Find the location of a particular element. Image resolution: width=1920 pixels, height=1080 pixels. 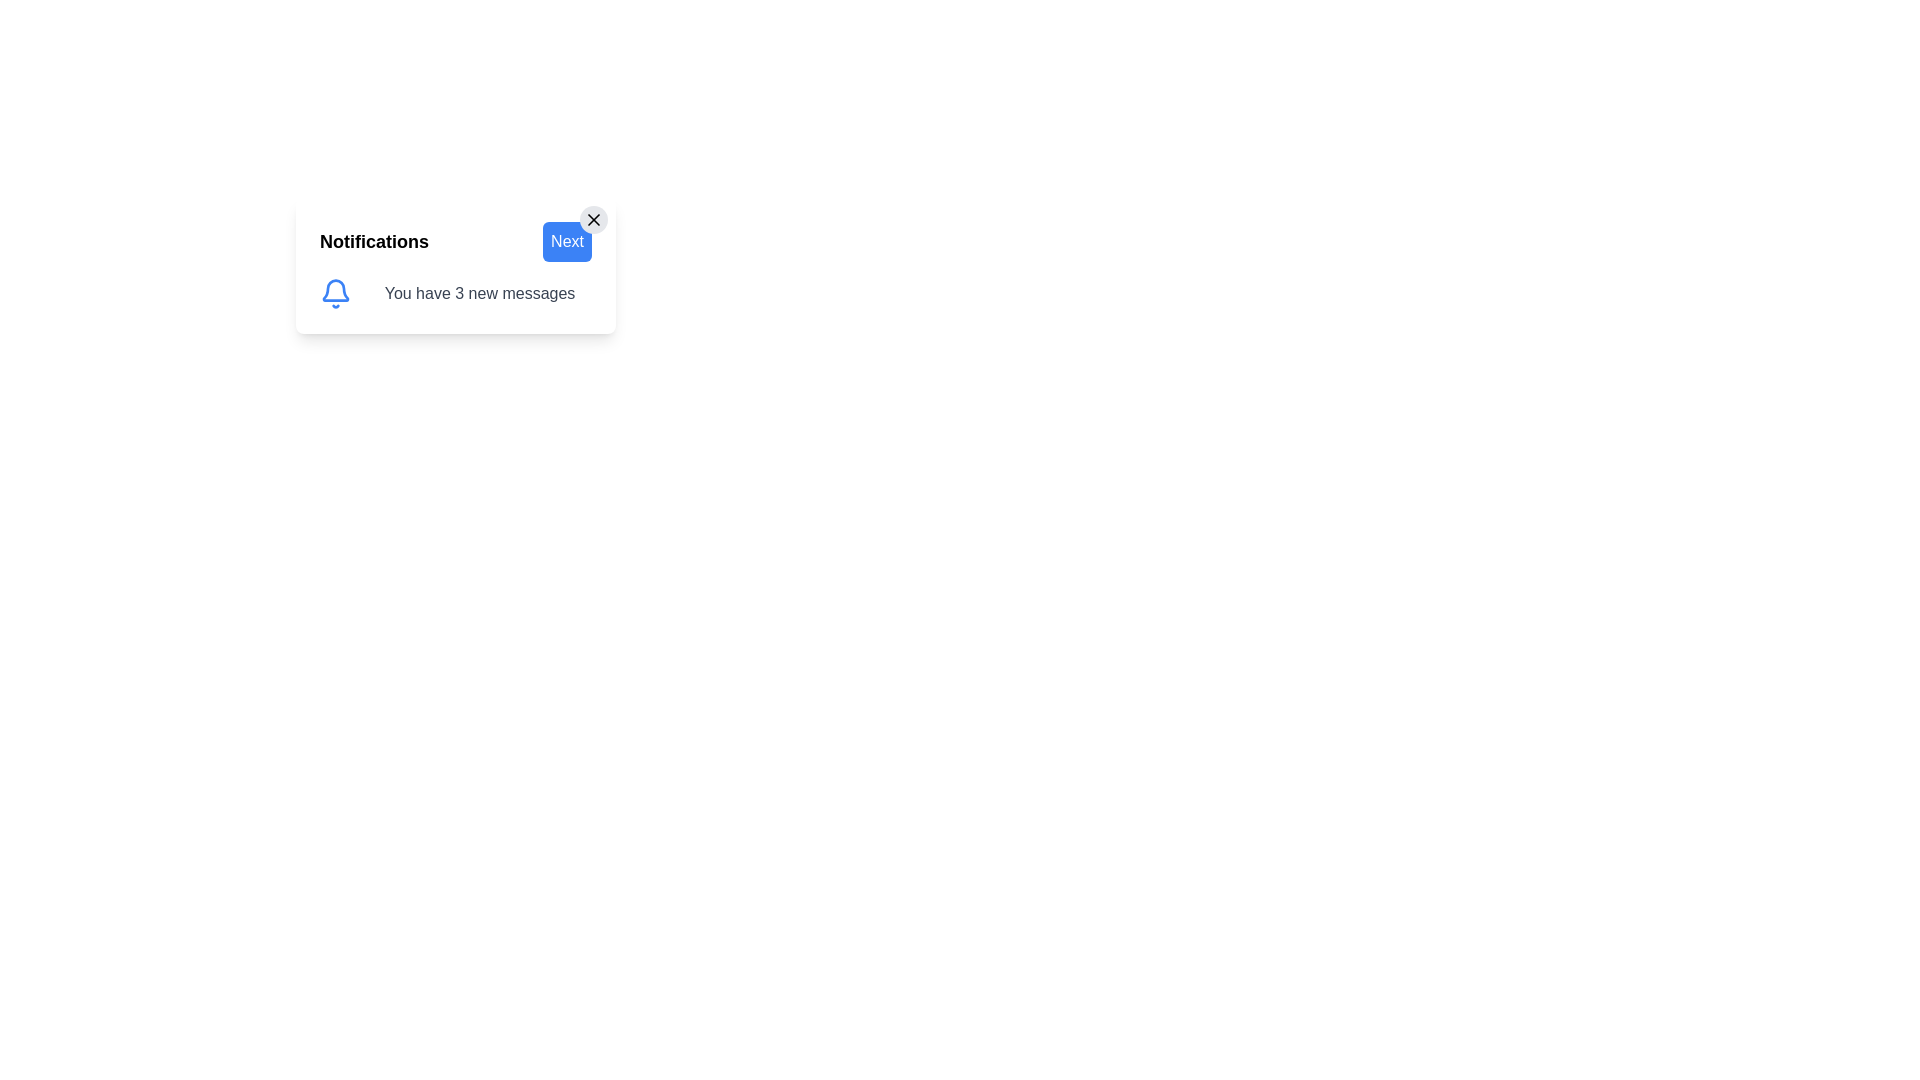

the bell-shaped icon with a blue outline, located in the notifications pop-up next to the text 'You have 3 new messages' is located at coordinates (336, 290).